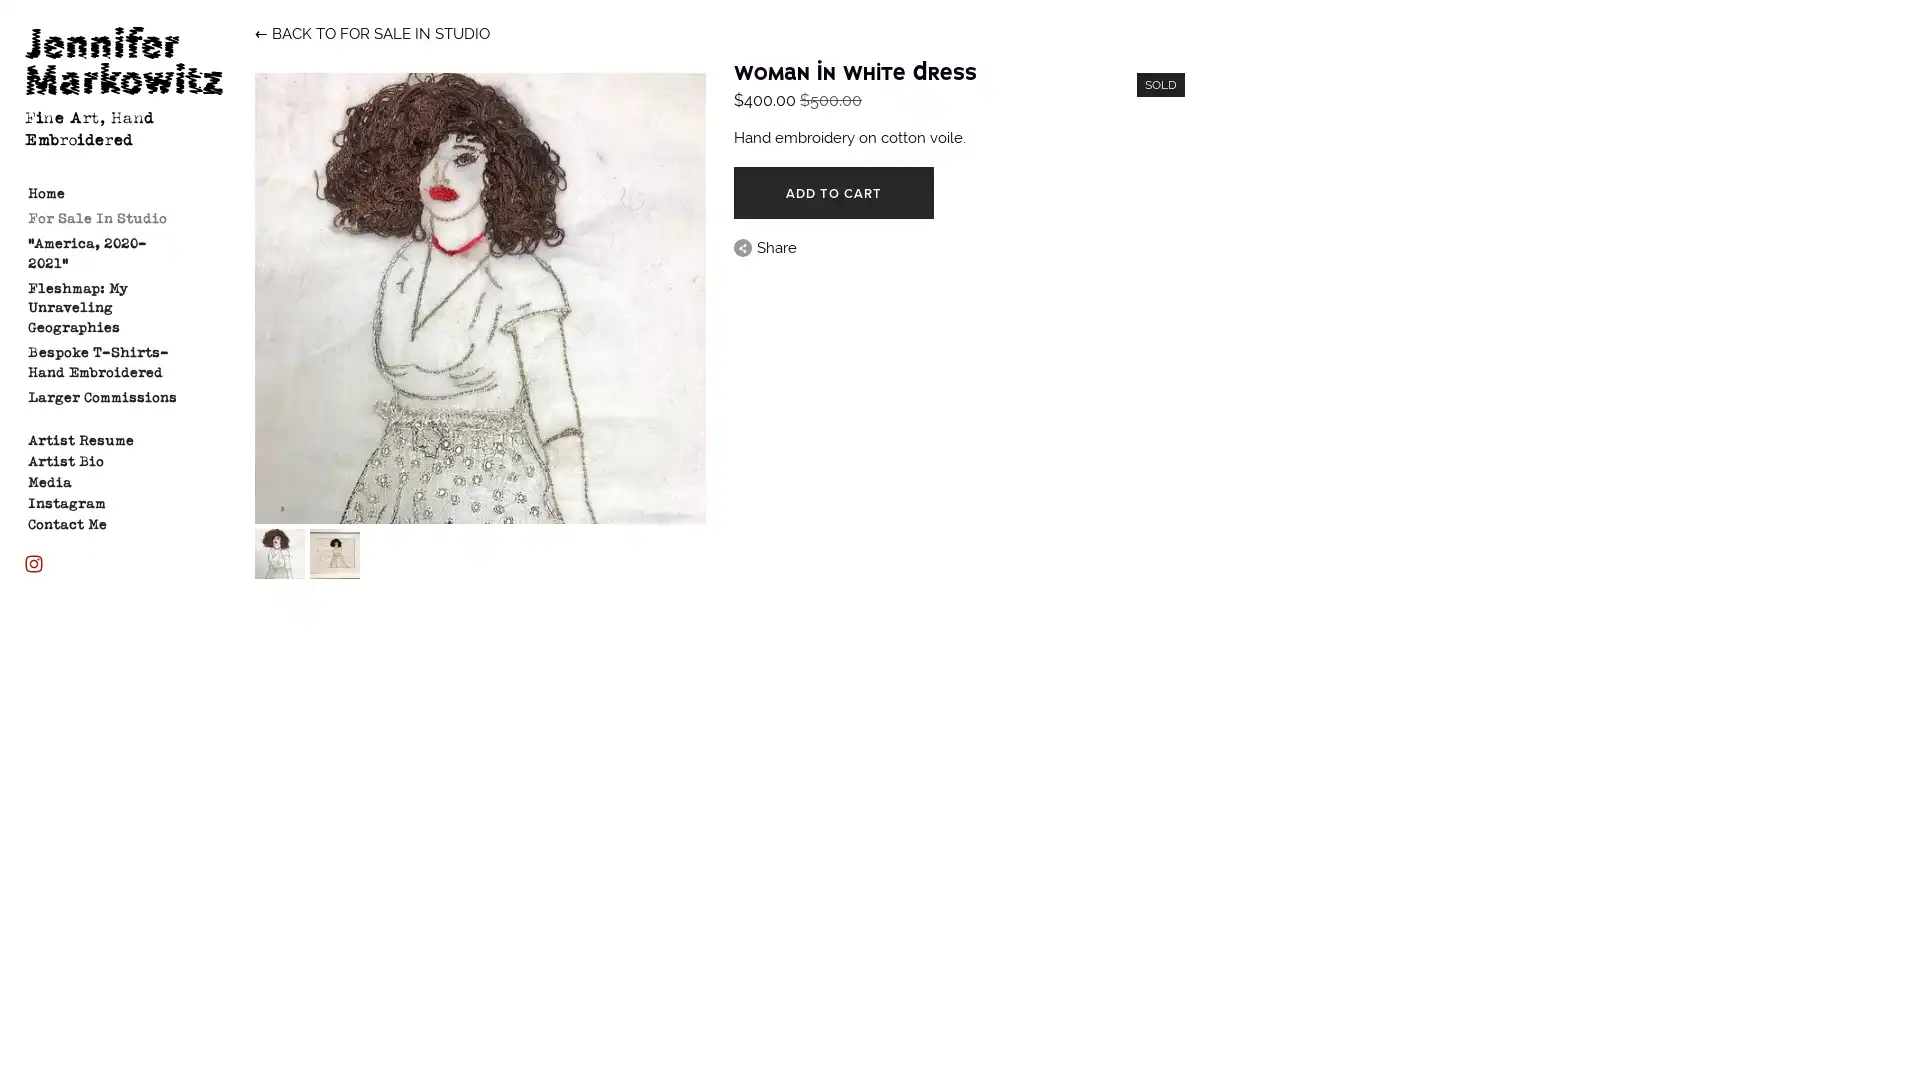  What do you see at coordinates (833, 192) in the screenshot?
I see `ADD TO CART` at bounding box center [833, 192].